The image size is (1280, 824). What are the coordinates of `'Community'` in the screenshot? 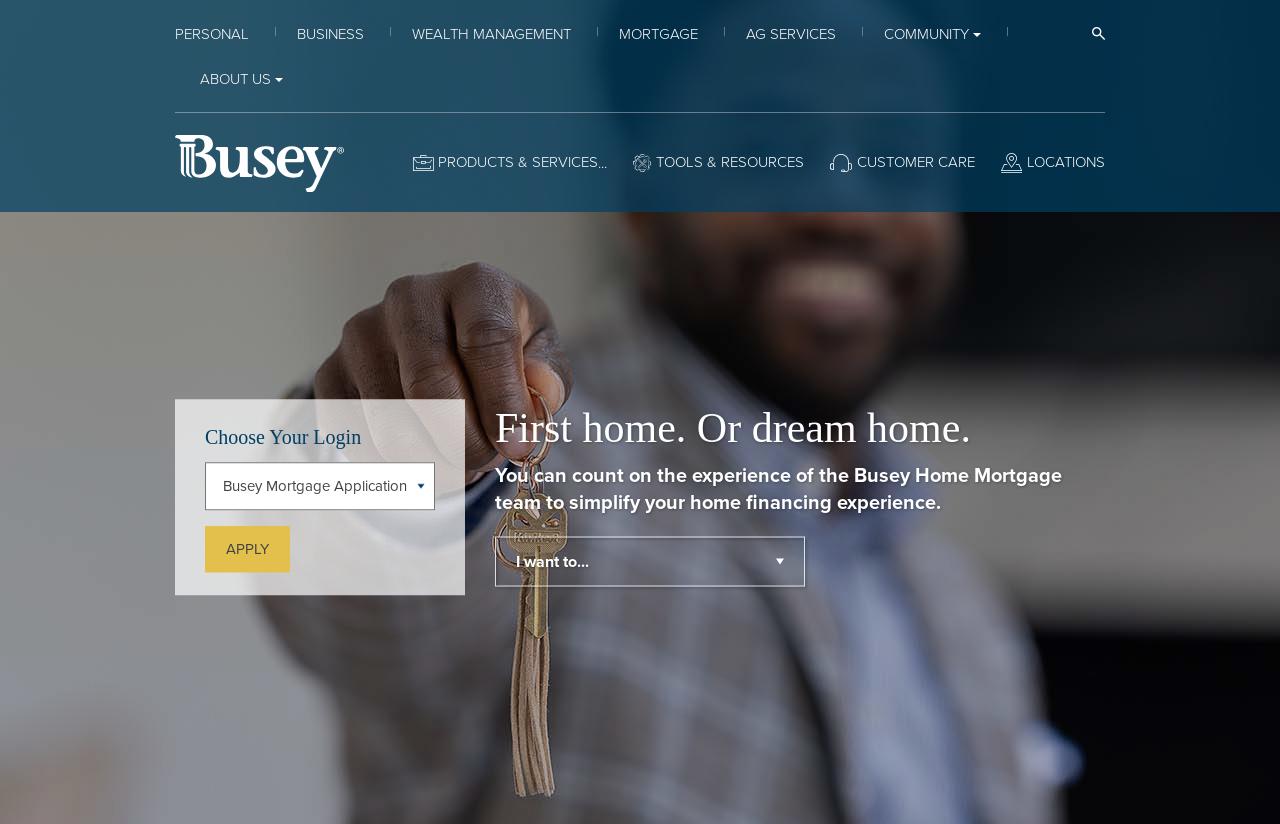 It's located at (925, 33).